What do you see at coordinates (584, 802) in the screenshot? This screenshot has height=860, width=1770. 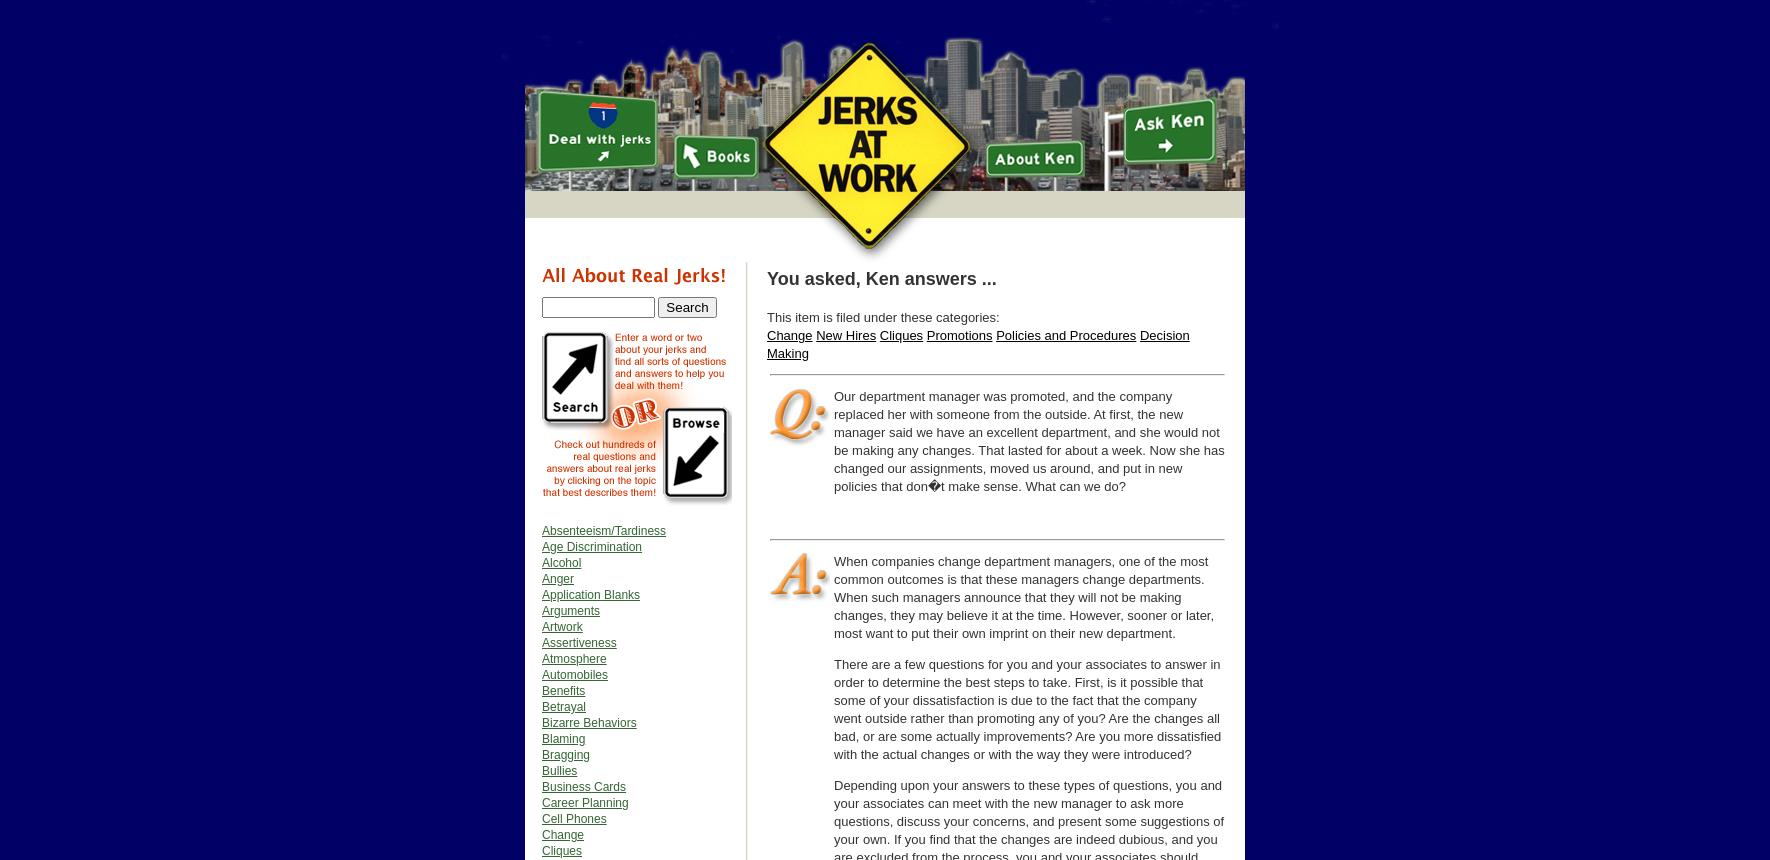 I see `'Career Planning'` at bounding box center [584, 802].